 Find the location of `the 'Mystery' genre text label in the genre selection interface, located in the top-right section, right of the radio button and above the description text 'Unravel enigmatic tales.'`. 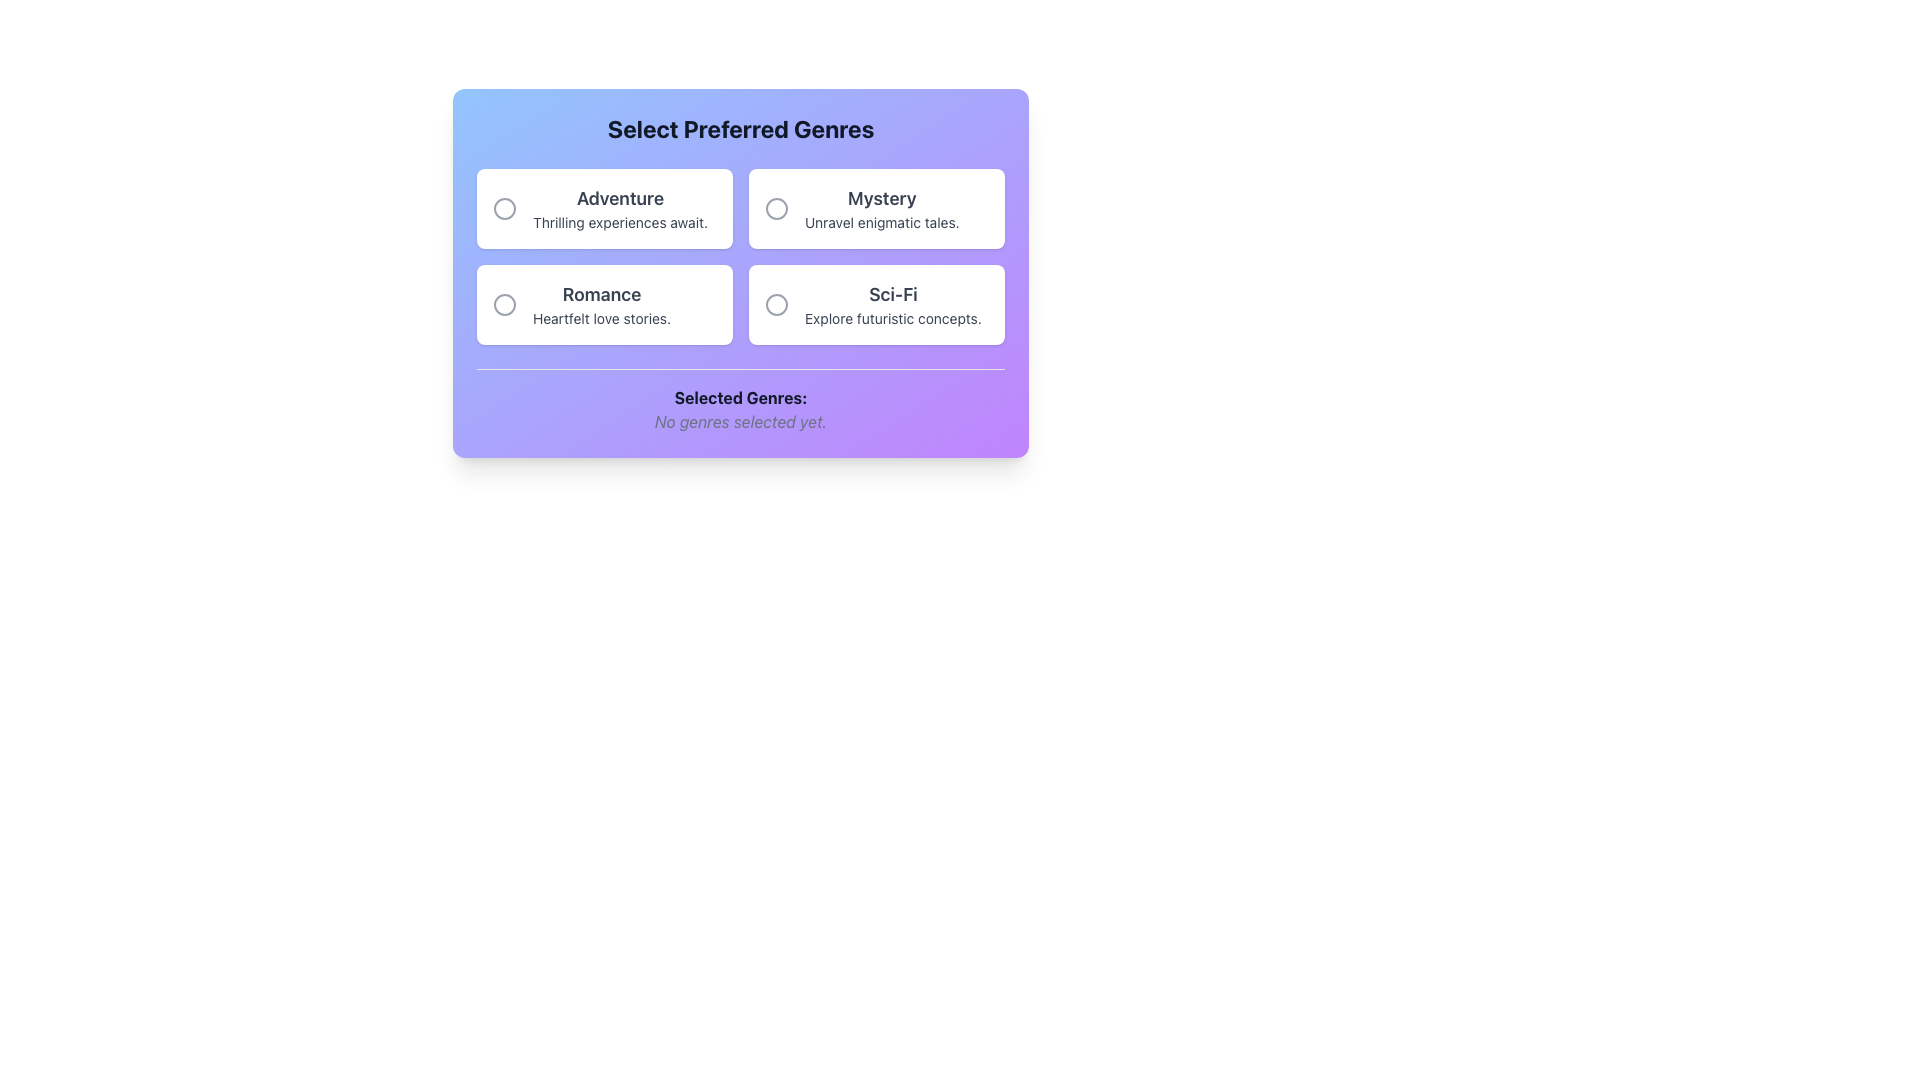

the 'Mystery' genre text label in the genre selection interface, located in the top-right section, right of the radio button and above the description text 'Unravel enigmatic tales.' is located at coordinates (881, 199).